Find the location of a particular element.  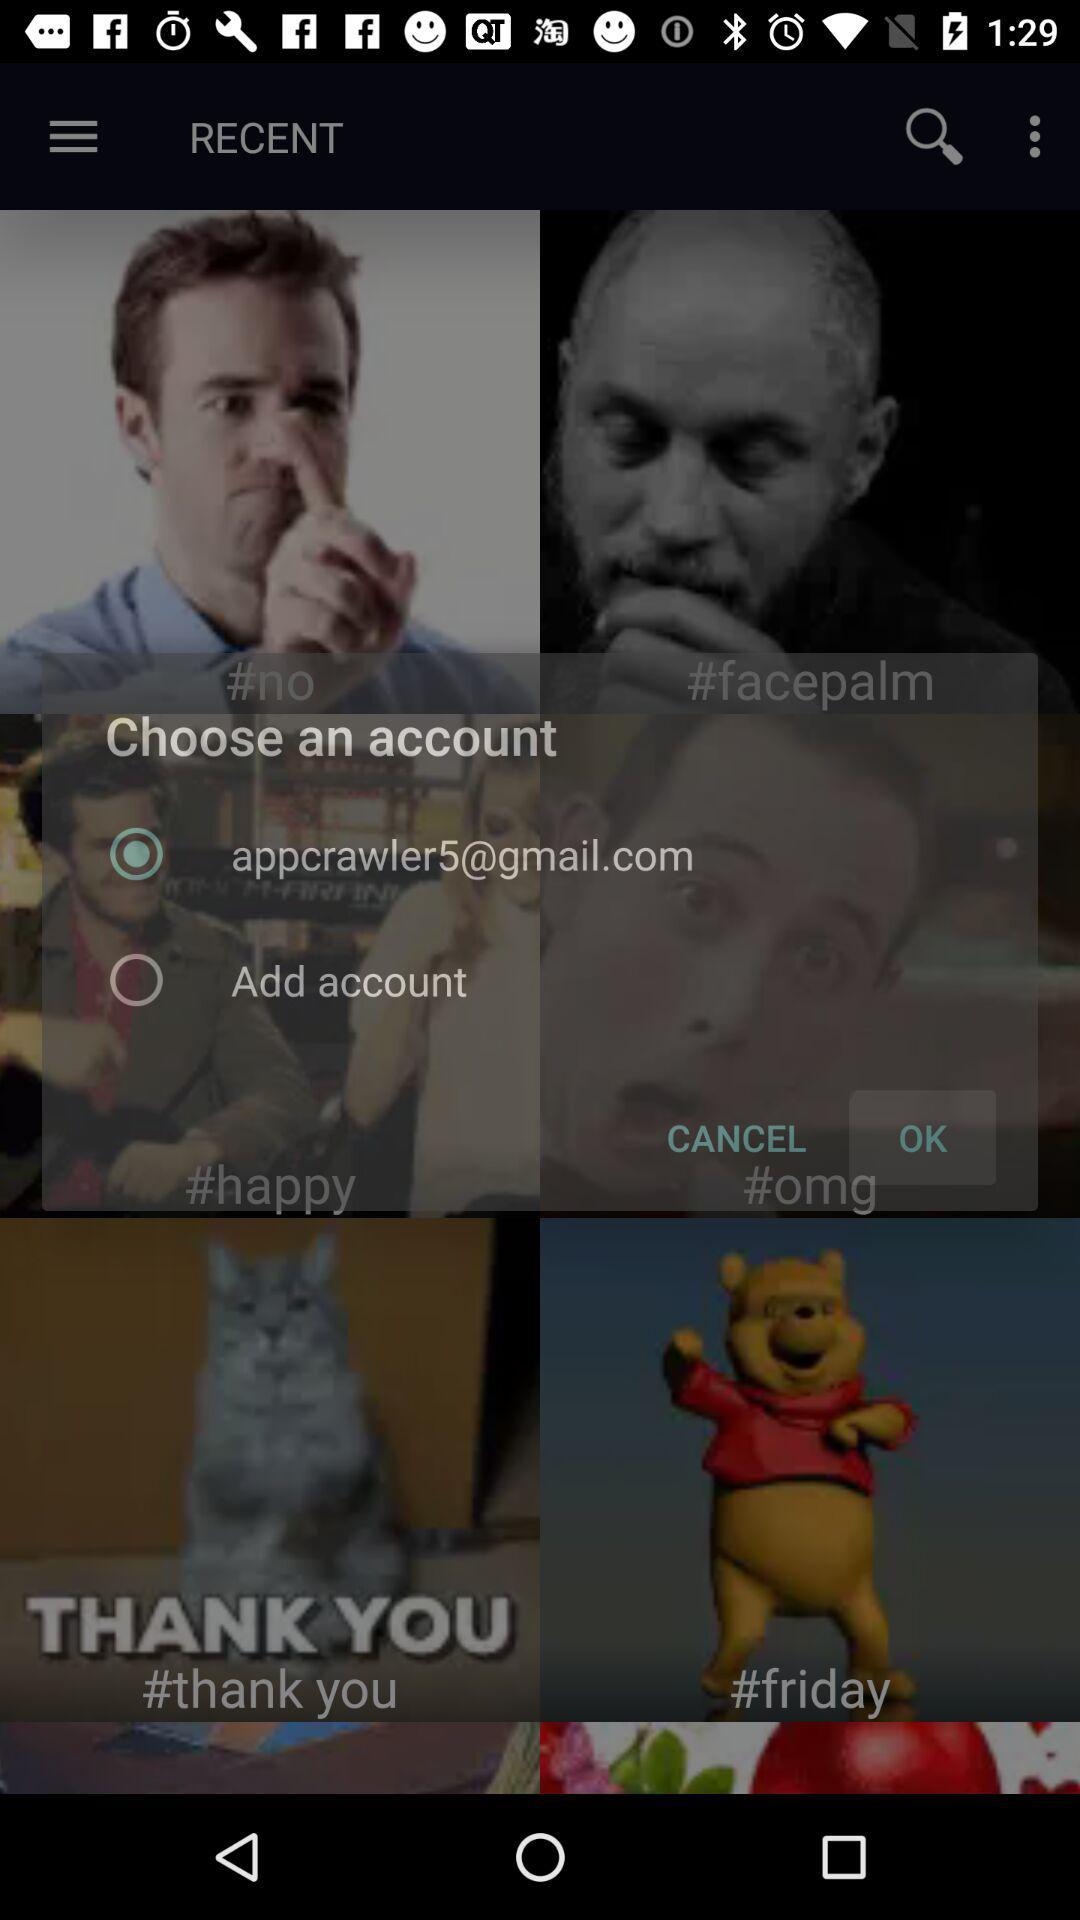

post the friday meme to your social media account is located at coordinates (810, 1469).